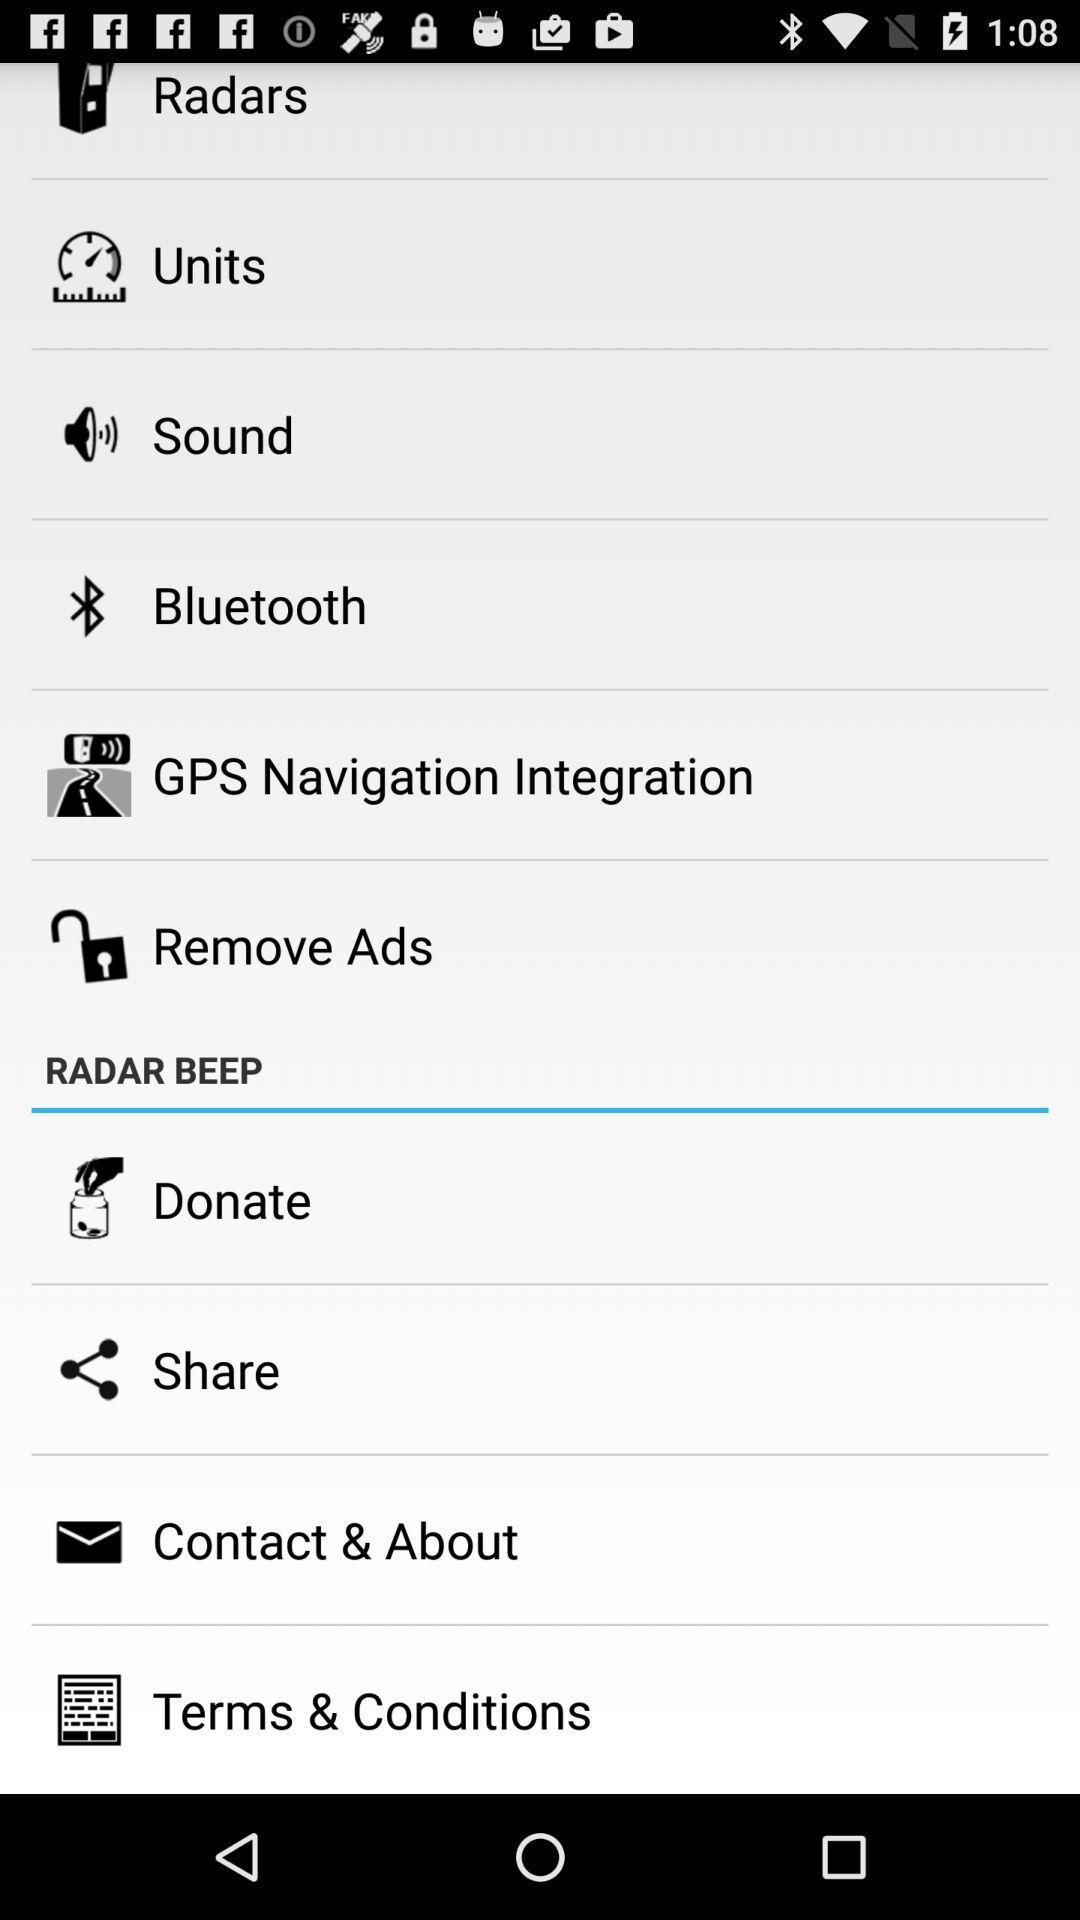 The width and height of the screenshot is (1080, 1920). I want to click on the donate item, so click(231, 1199).